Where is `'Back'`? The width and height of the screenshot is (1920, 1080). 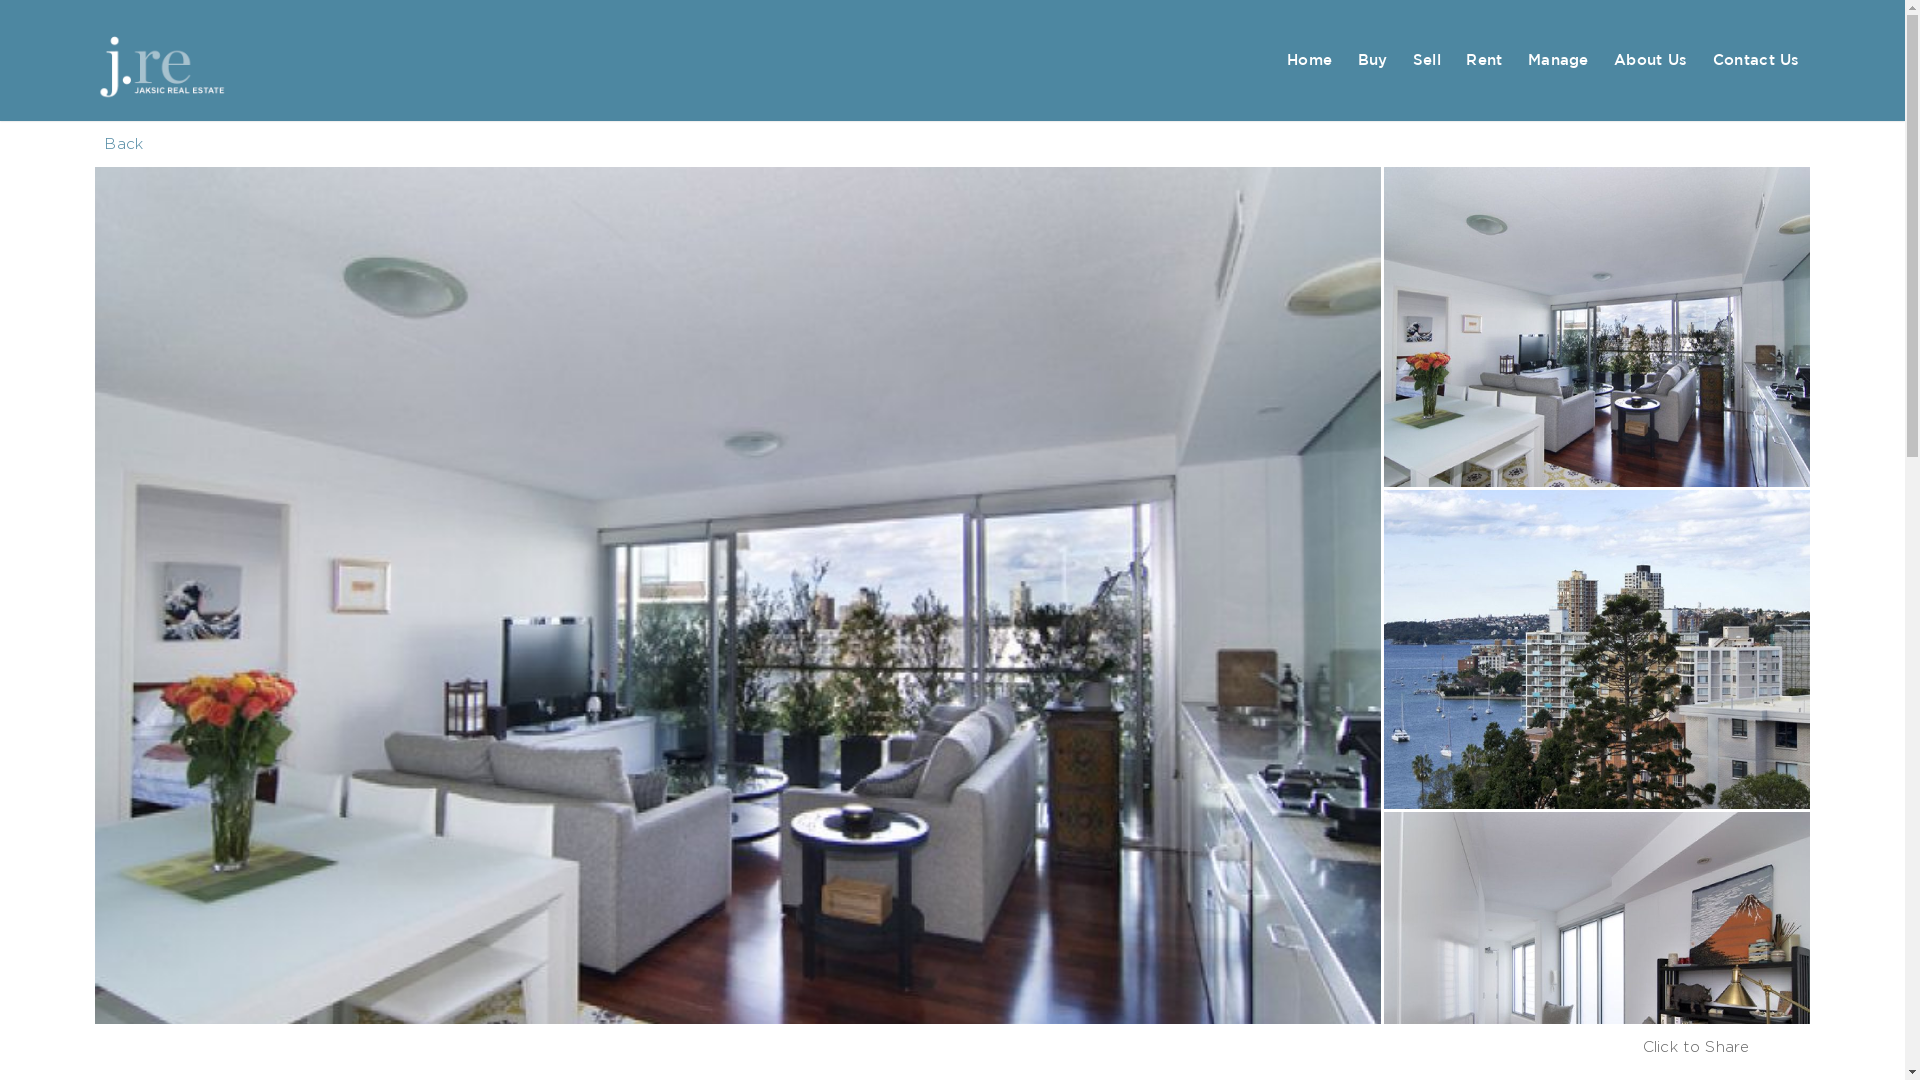 'Back' is located at coordinates (123, 142).